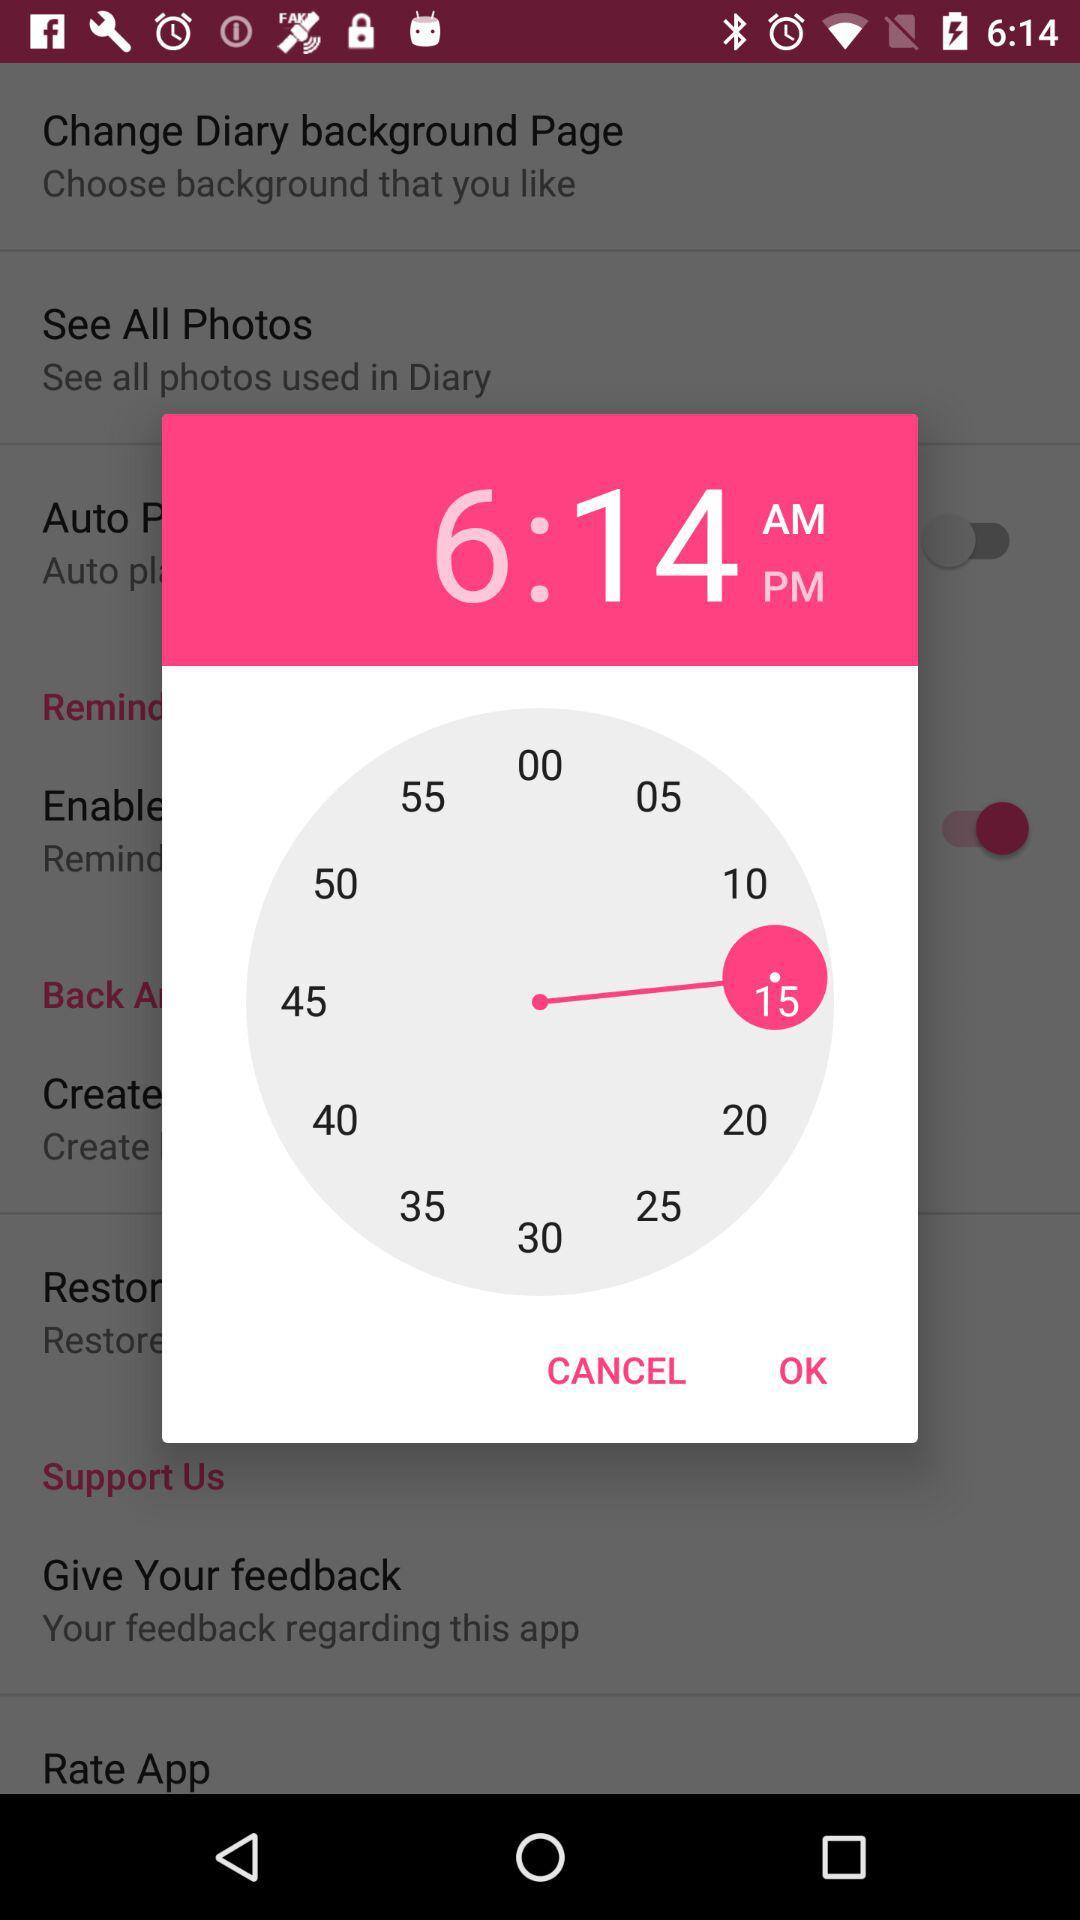  I want to click on the pm checkbox, so click(792, 578).